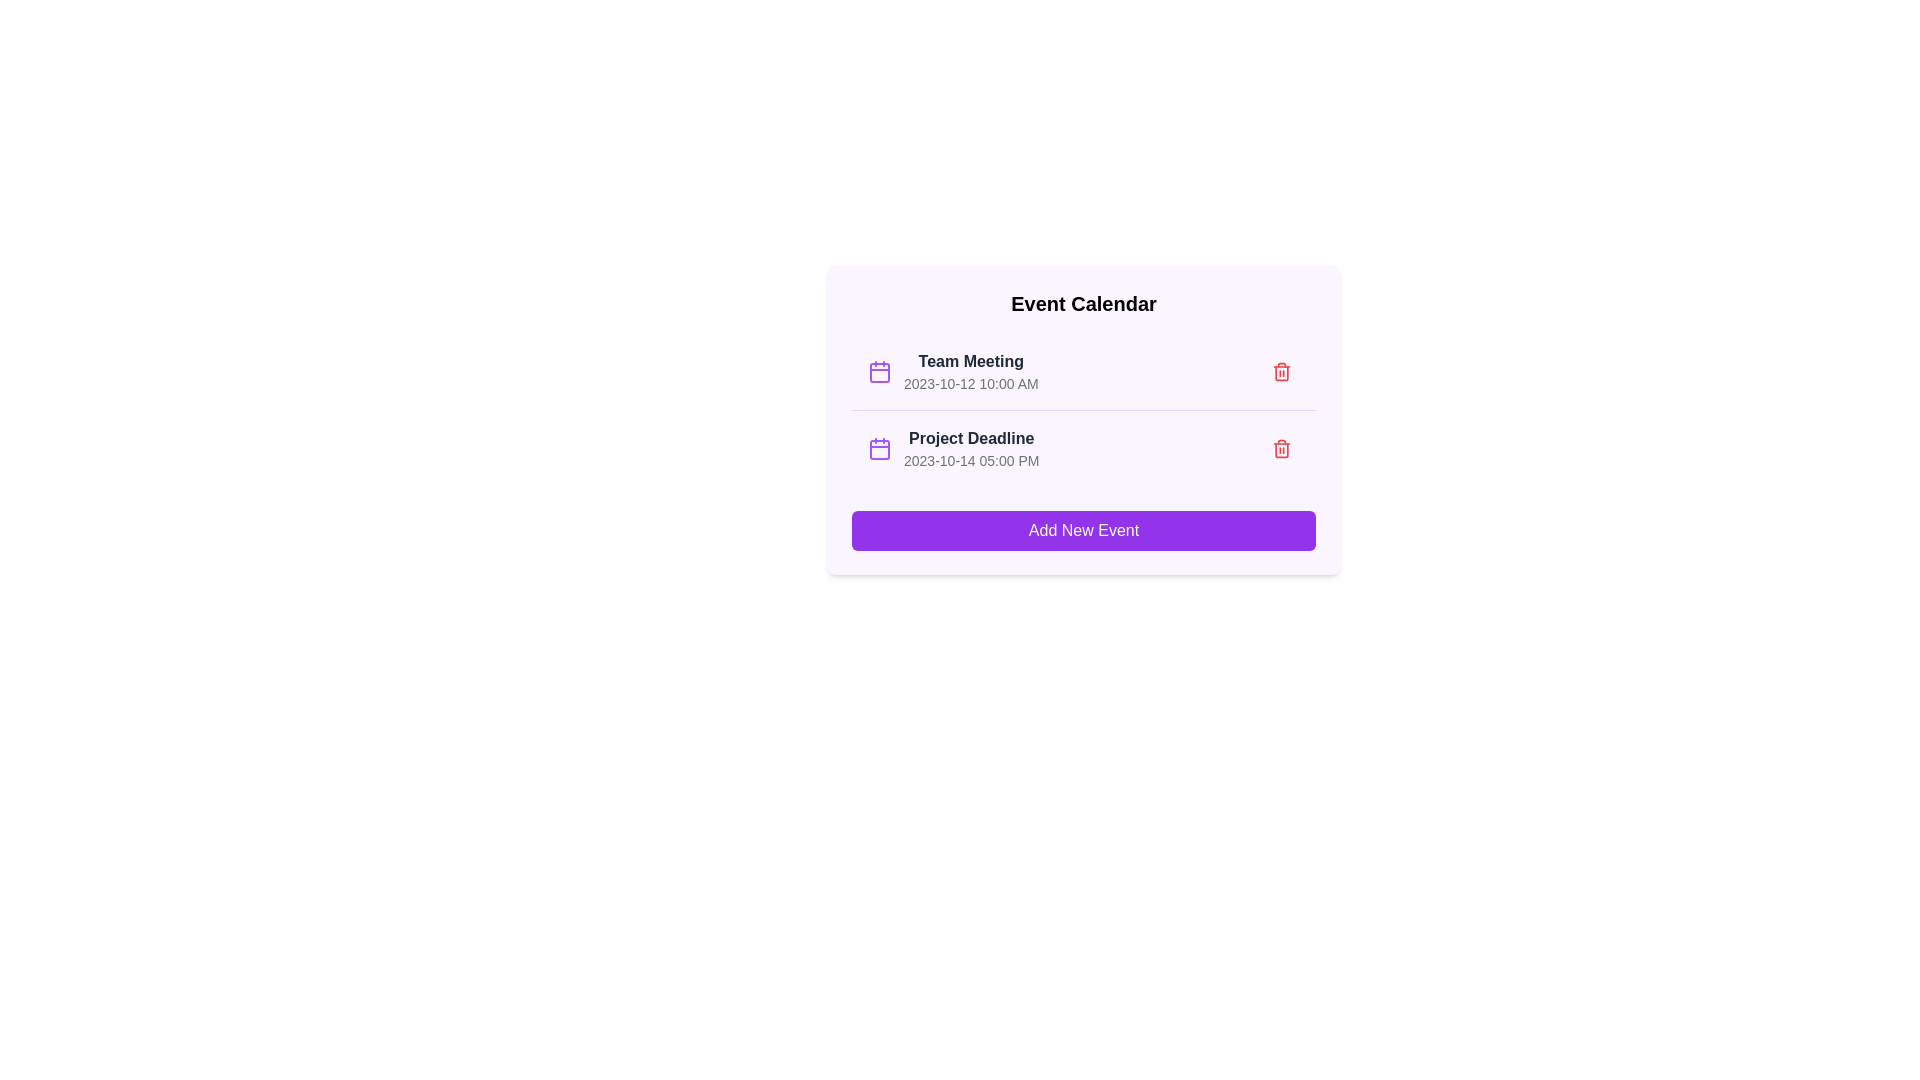 The image size is (1920, 1080). What do you see at coordinates (879, 371) in the screenshot?
I see `the calendar icon associated with Team Meeting` at bounding box center [879, 371].